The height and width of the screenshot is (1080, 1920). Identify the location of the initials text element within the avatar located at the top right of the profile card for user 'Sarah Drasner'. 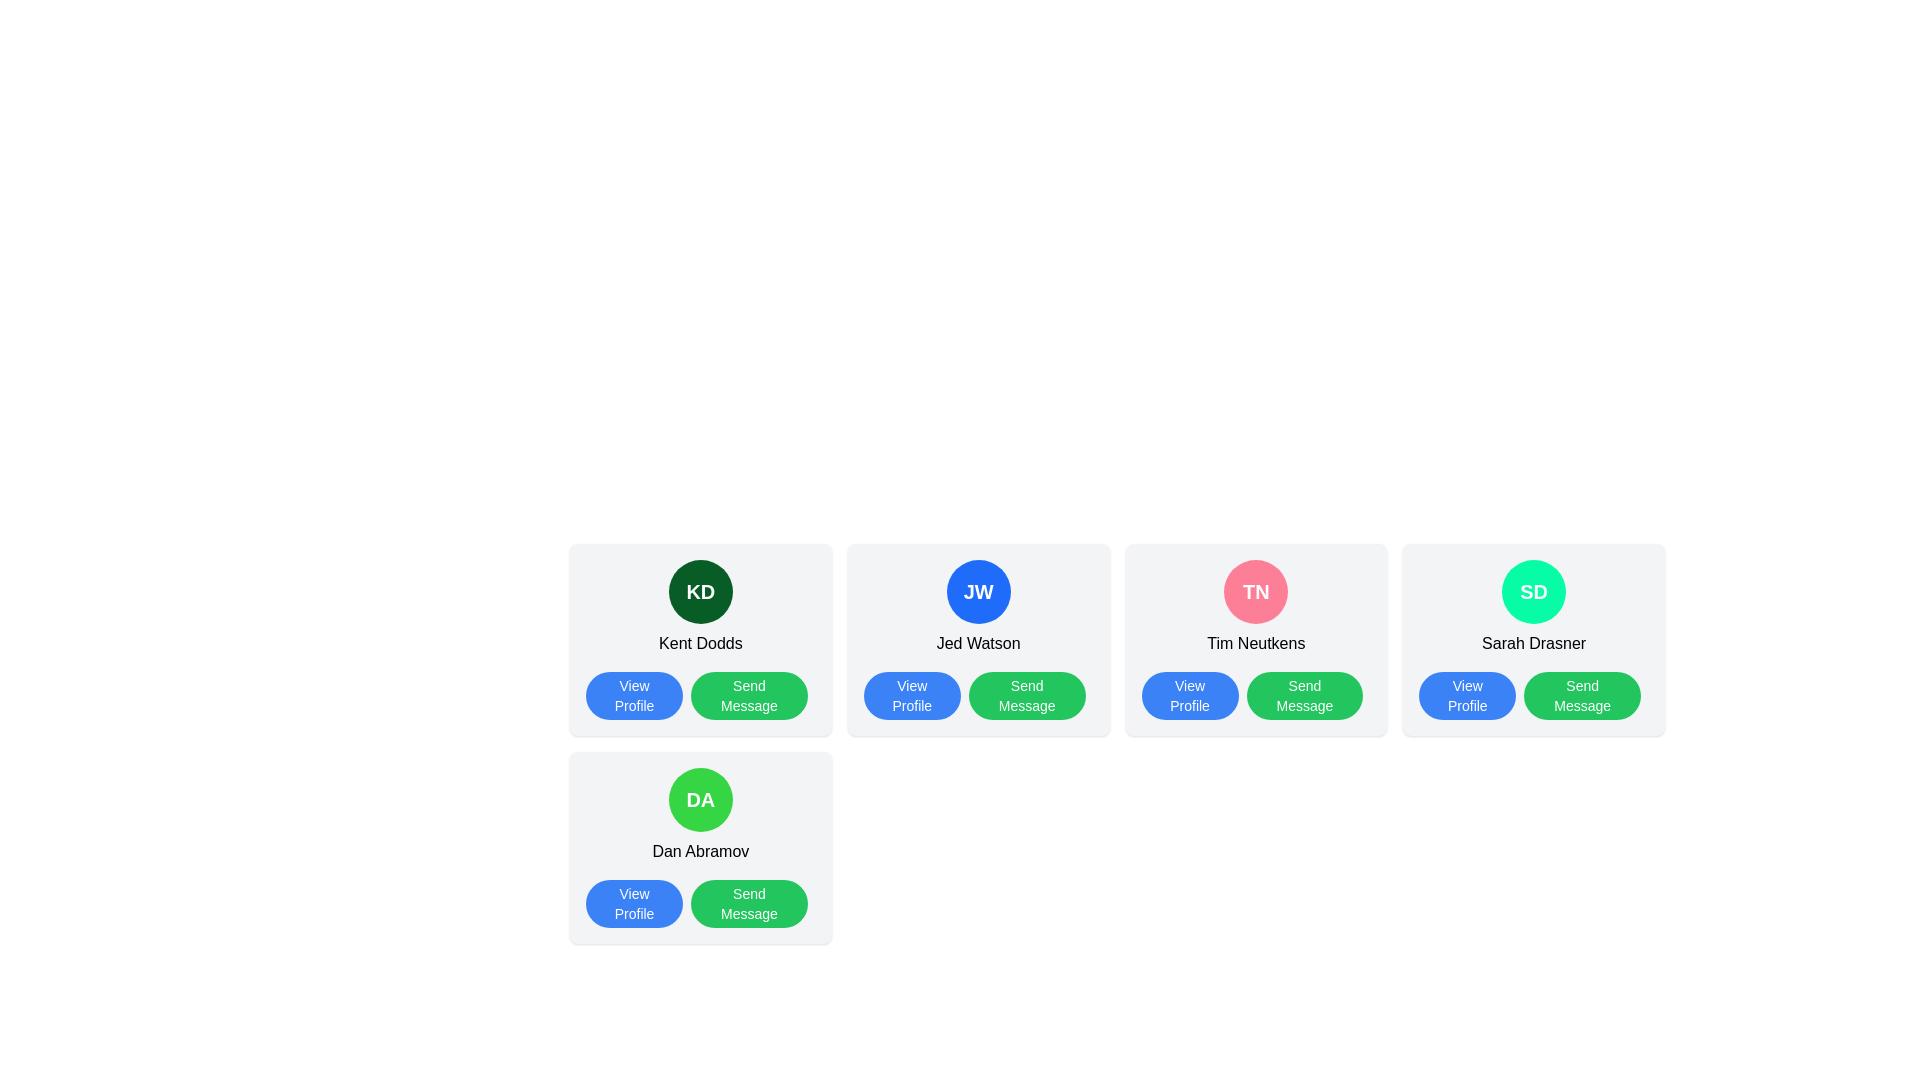
(1533, 590).